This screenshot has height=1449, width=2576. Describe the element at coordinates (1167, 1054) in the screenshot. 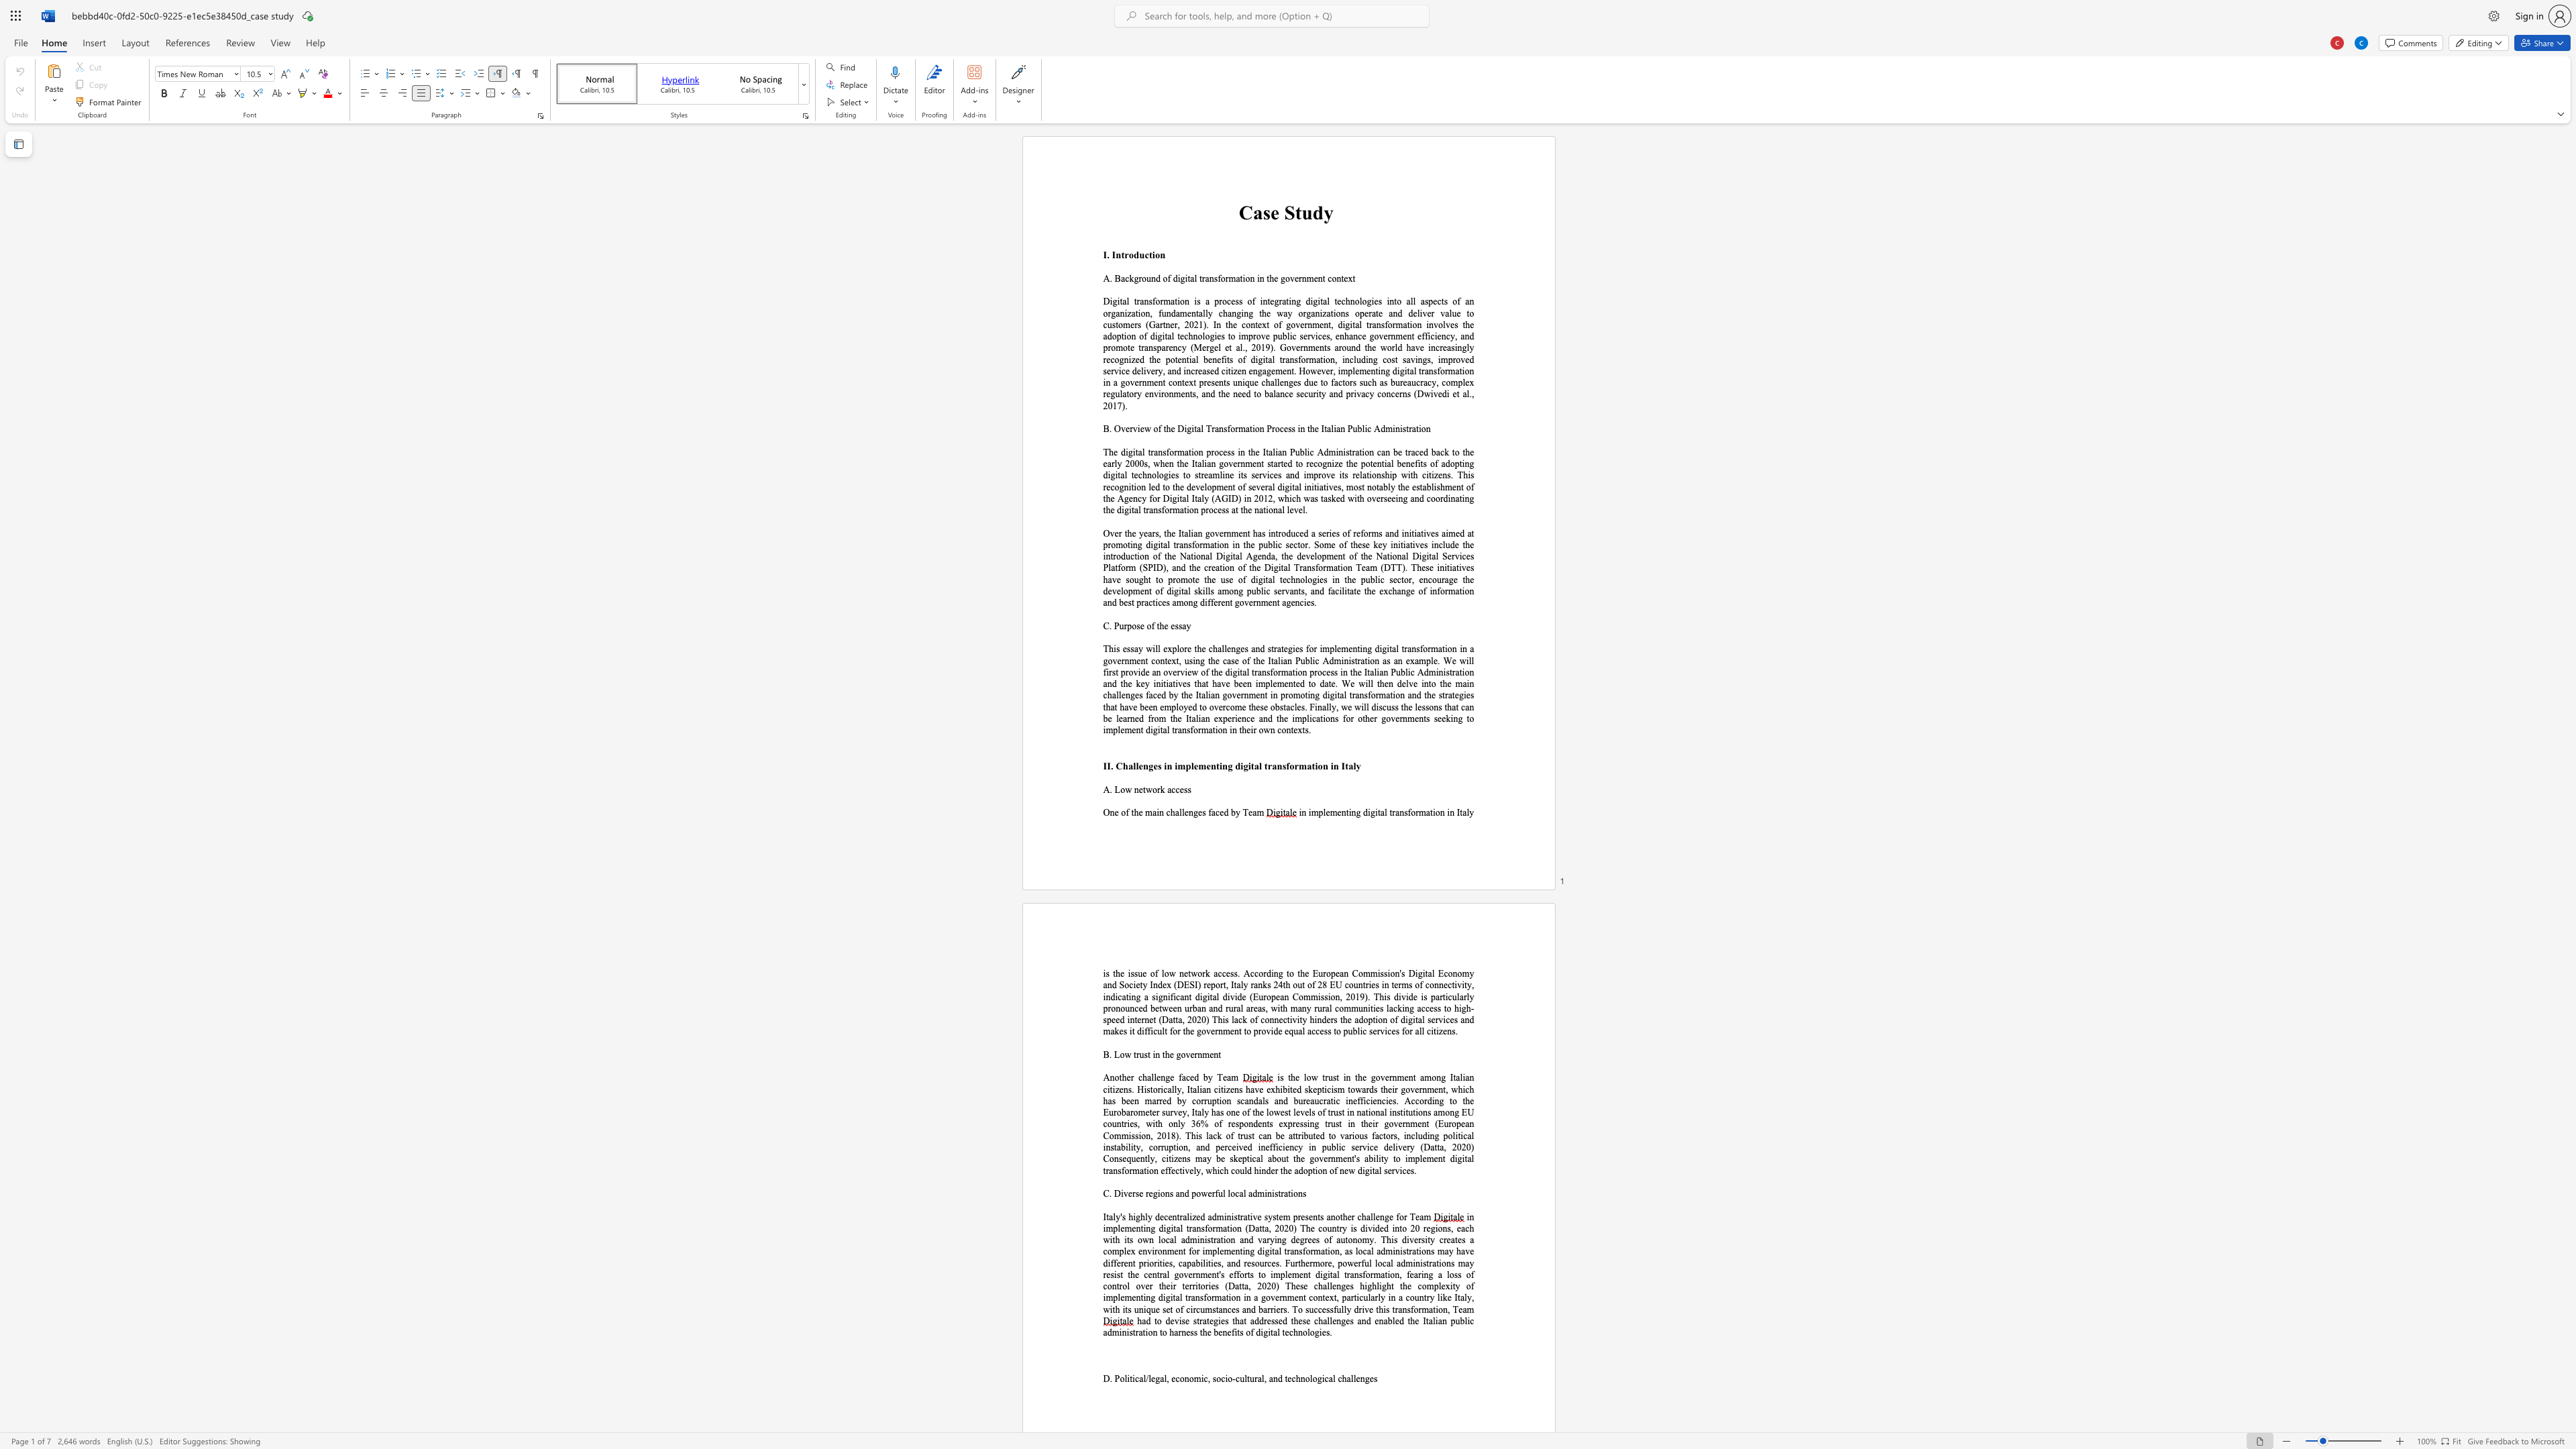

I see `the 1th character "h" in the text` at that location.